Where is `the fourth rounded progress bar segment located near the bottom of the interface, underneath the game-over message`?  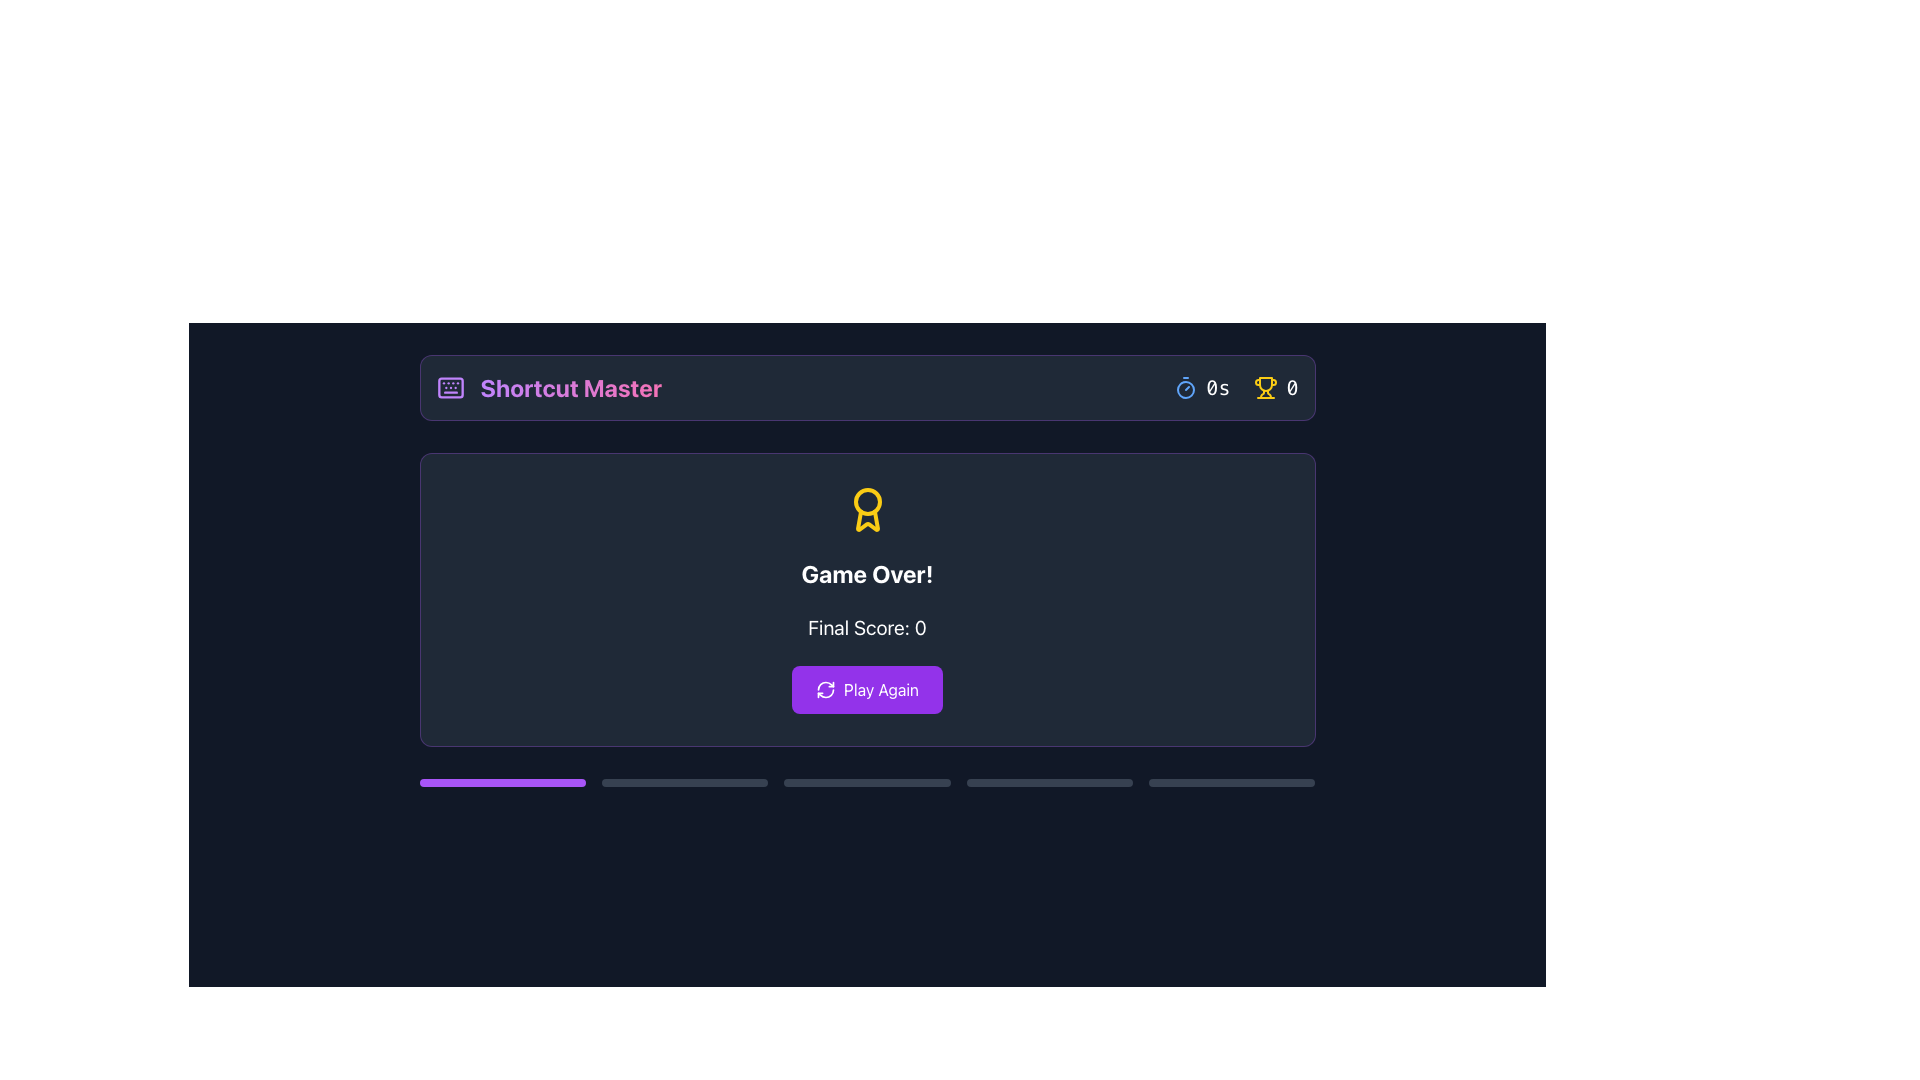
the fourth rounded progress bar segment located near the bottom of the interface, underneath the game-over message is located at coordinates (1048, 782).